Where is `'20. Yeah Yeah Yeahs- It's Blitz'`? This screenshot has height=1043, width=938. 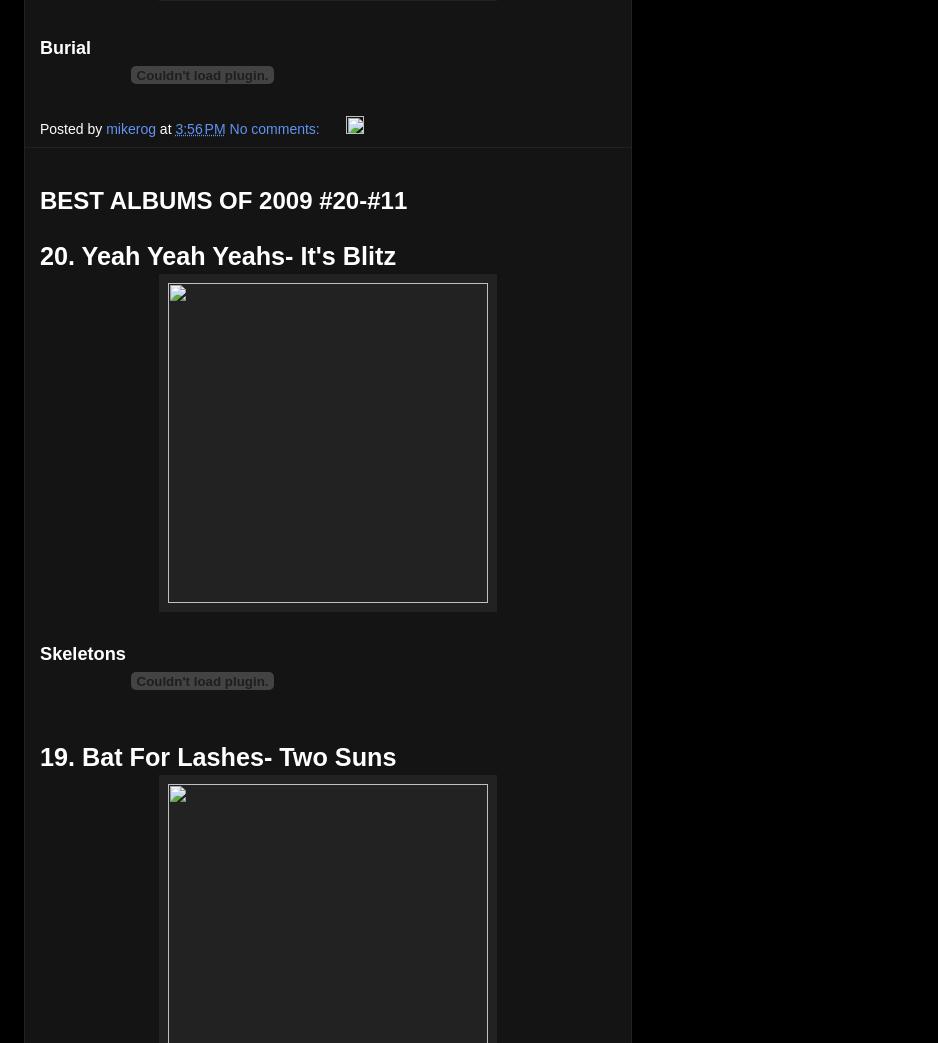
'20. Yeah Yeah Yeahs- It's Blitz' is located at coordinates (38, 255).